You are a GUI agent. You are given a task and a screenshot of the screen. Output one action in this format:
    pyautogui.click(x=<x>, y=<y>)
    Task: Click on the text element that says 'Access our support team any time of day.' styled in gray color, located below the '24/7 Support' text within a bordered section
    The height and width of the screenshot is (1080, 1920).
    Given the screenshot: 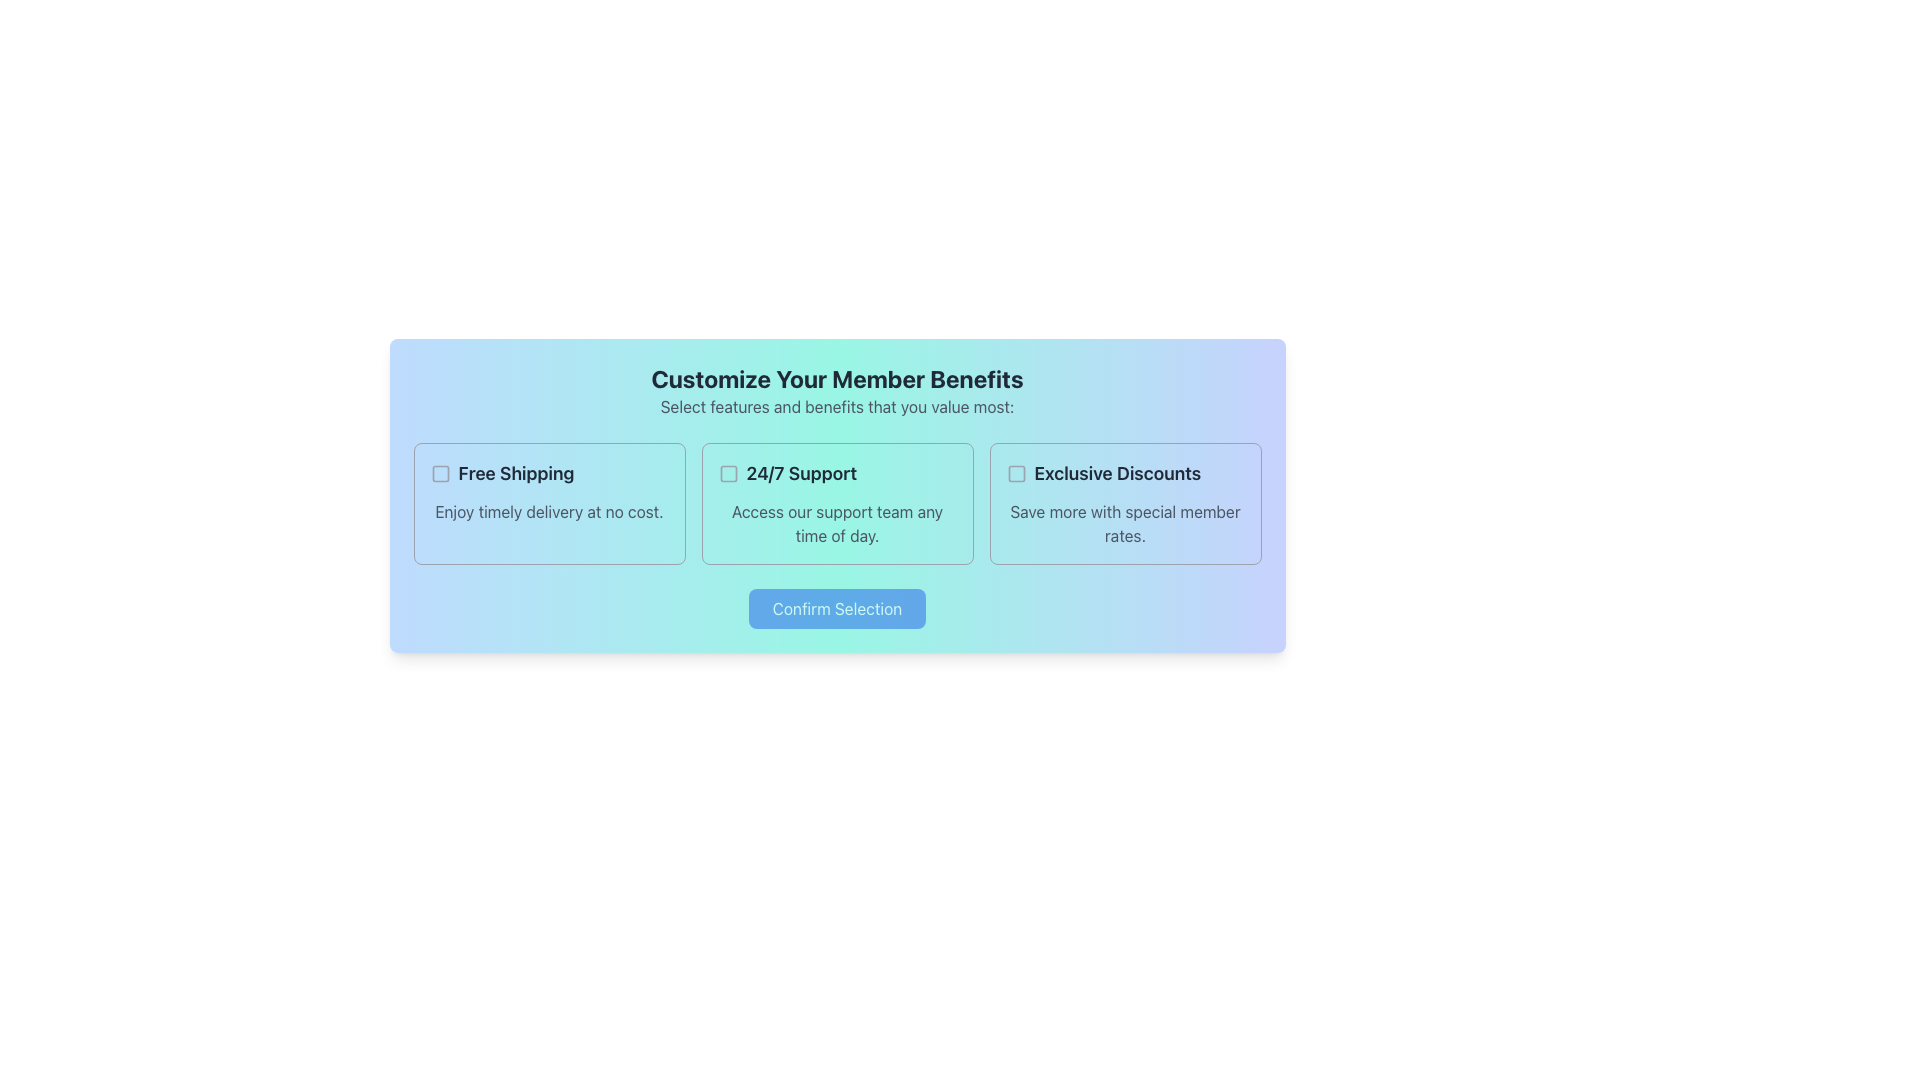 What is the action you would take?
    pyautogui.click(x=837, y=523)
    